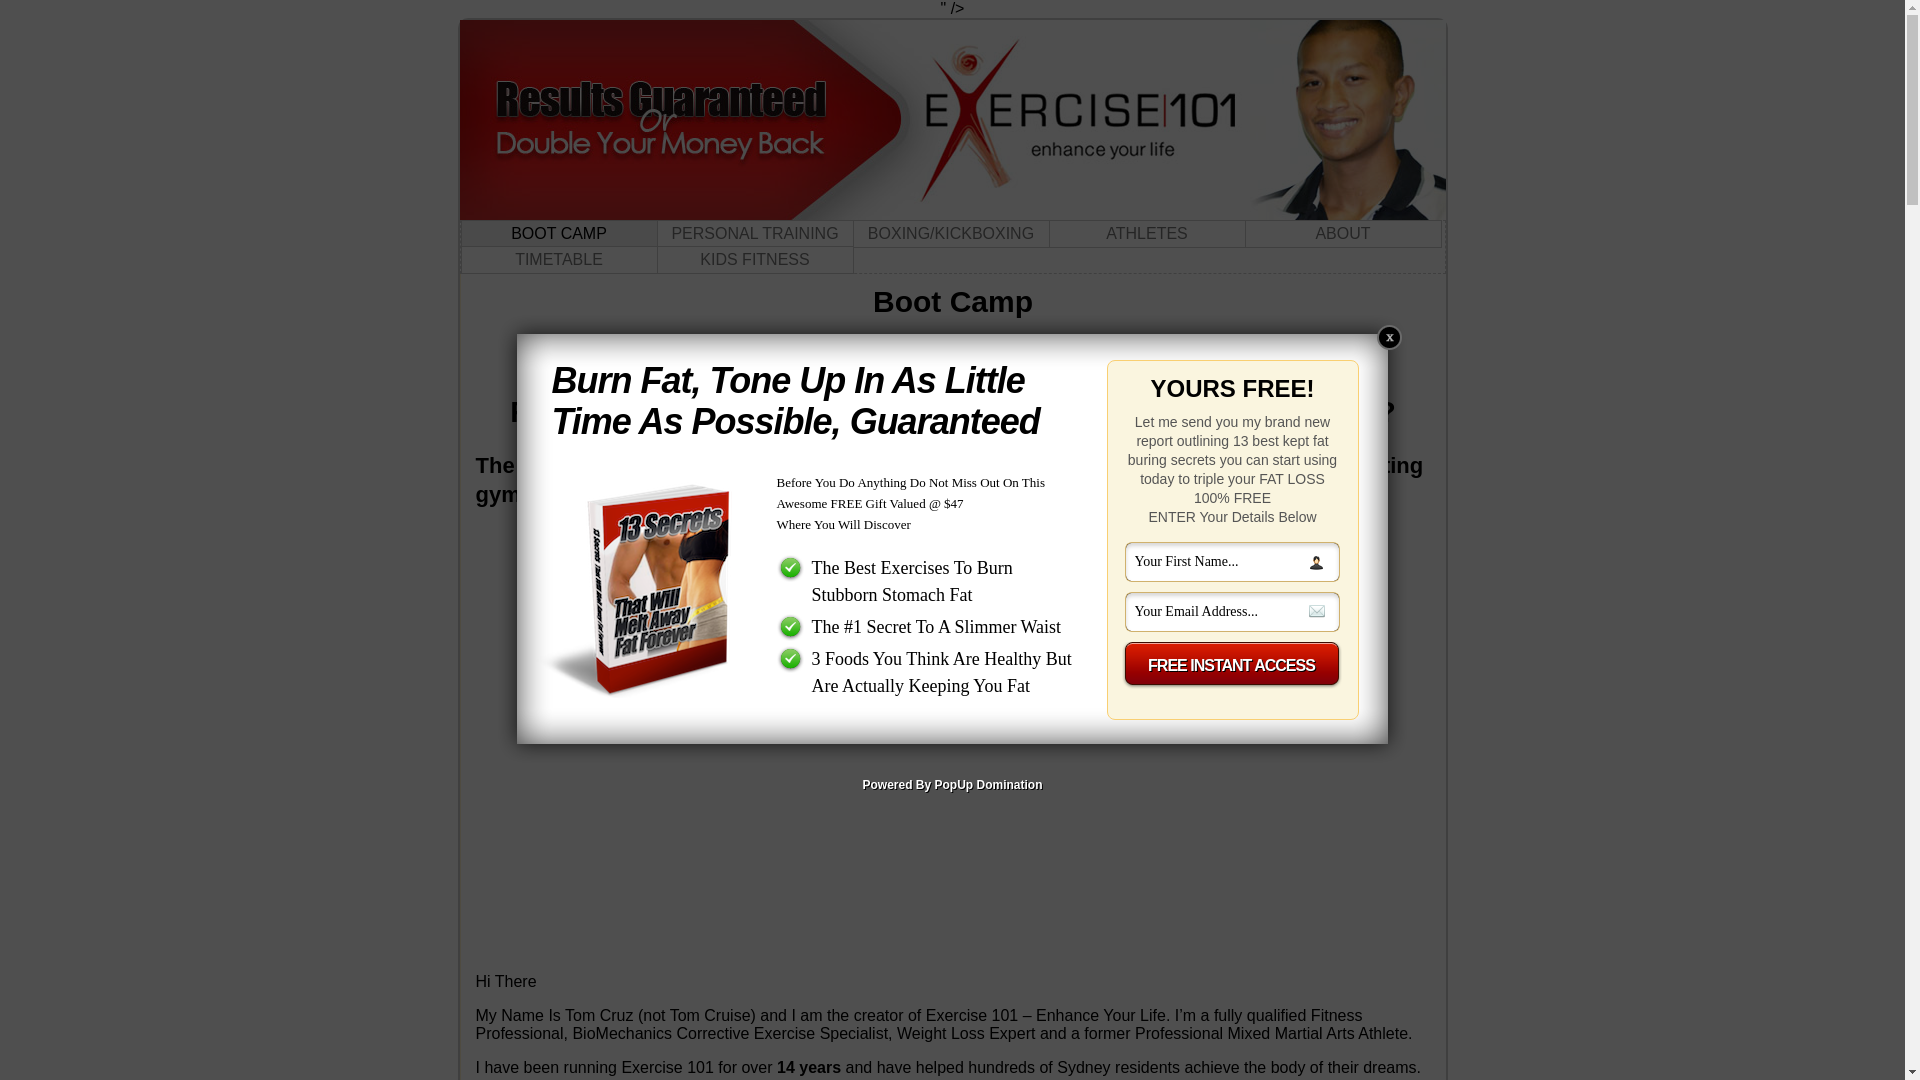  I want to click on 'Powered By PopUp Domination', so click(950, 784).